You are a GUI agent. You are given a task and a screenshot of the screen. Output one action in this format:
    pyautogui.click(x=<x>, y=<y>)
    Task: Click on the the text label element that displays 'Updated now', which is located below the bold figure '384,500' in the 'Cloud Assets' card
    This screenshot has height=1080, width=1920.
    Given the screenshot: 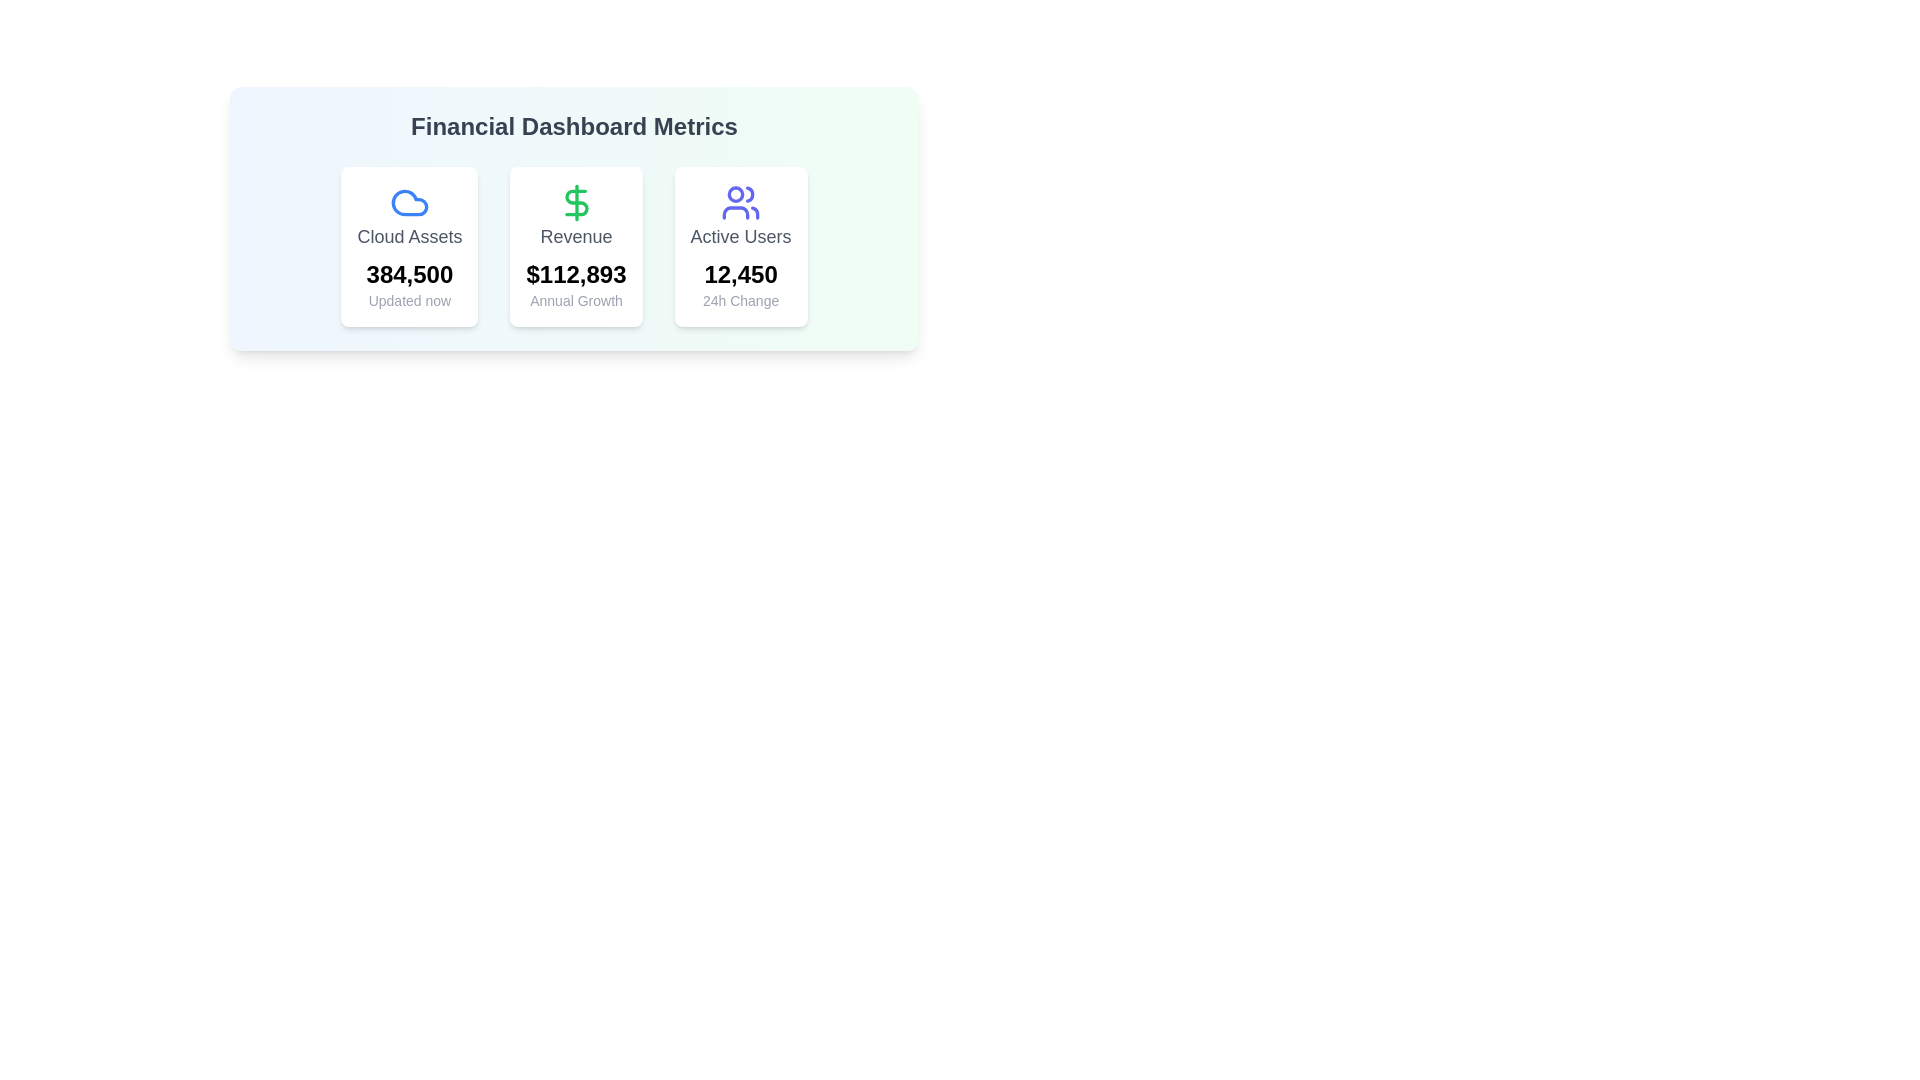 What is the action you would take?
    pyautogui.click(x=408, y=300)
    